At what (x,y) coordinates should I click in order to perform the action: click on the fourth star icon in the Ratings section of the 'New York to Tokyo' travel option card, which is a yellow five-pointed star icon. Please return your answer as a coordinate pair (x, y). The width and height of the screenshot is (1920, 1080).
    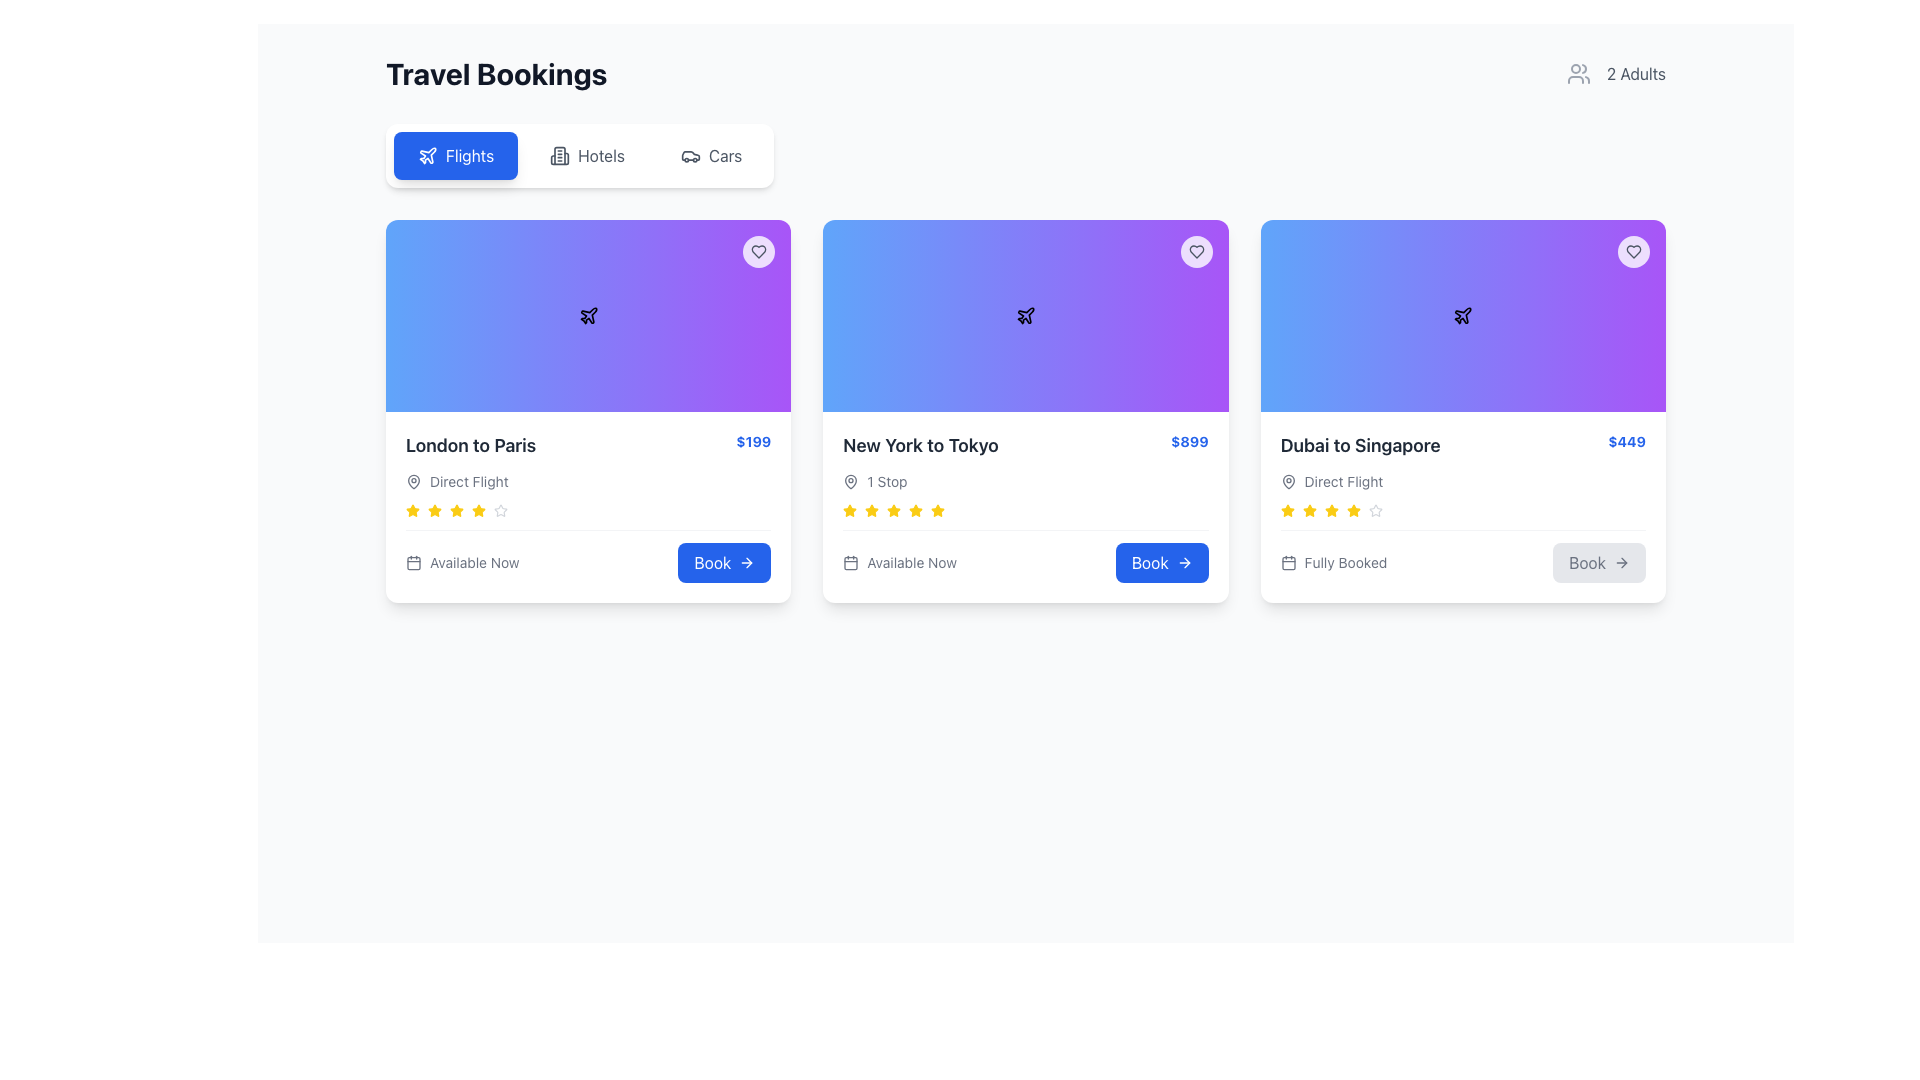
    Looking at the image, I should click on (937, 509).